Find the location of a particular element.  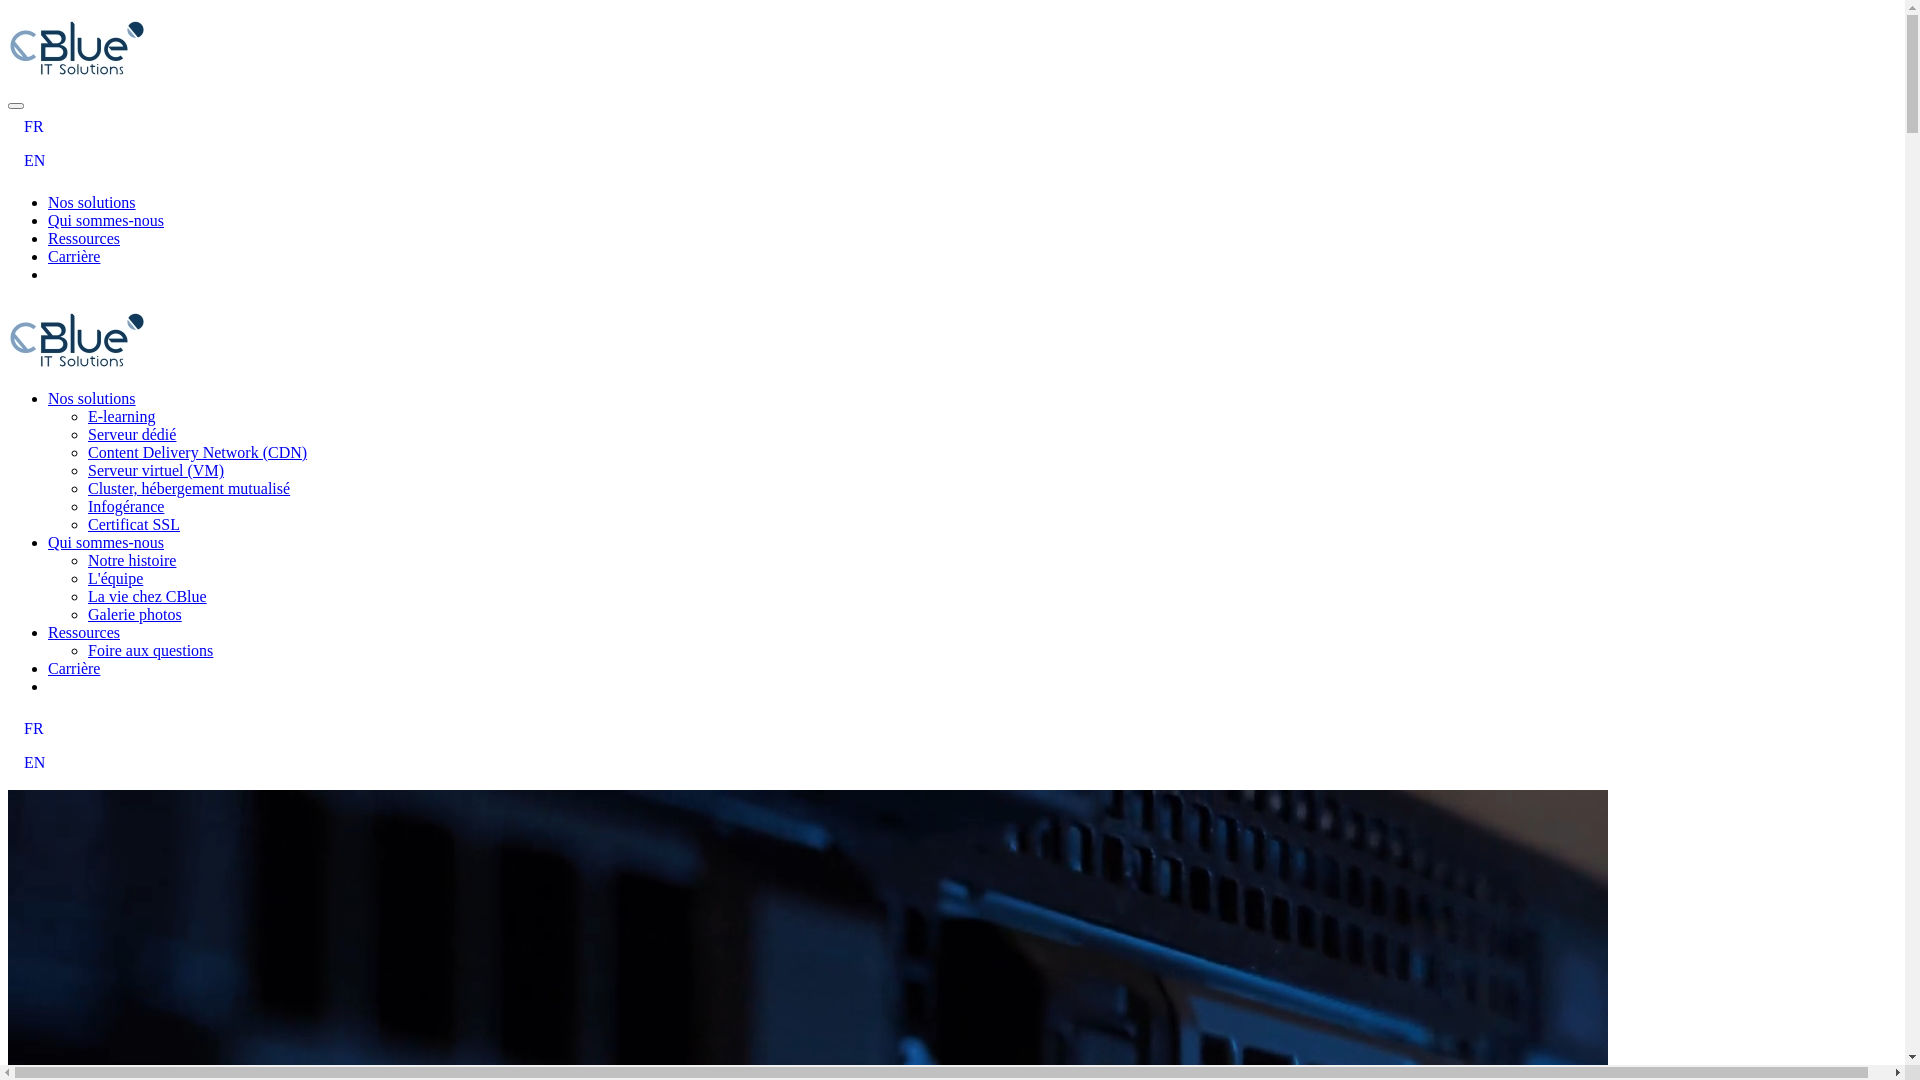

'Content Delivery Network (CDN)' is located at coordinates (197, 452).